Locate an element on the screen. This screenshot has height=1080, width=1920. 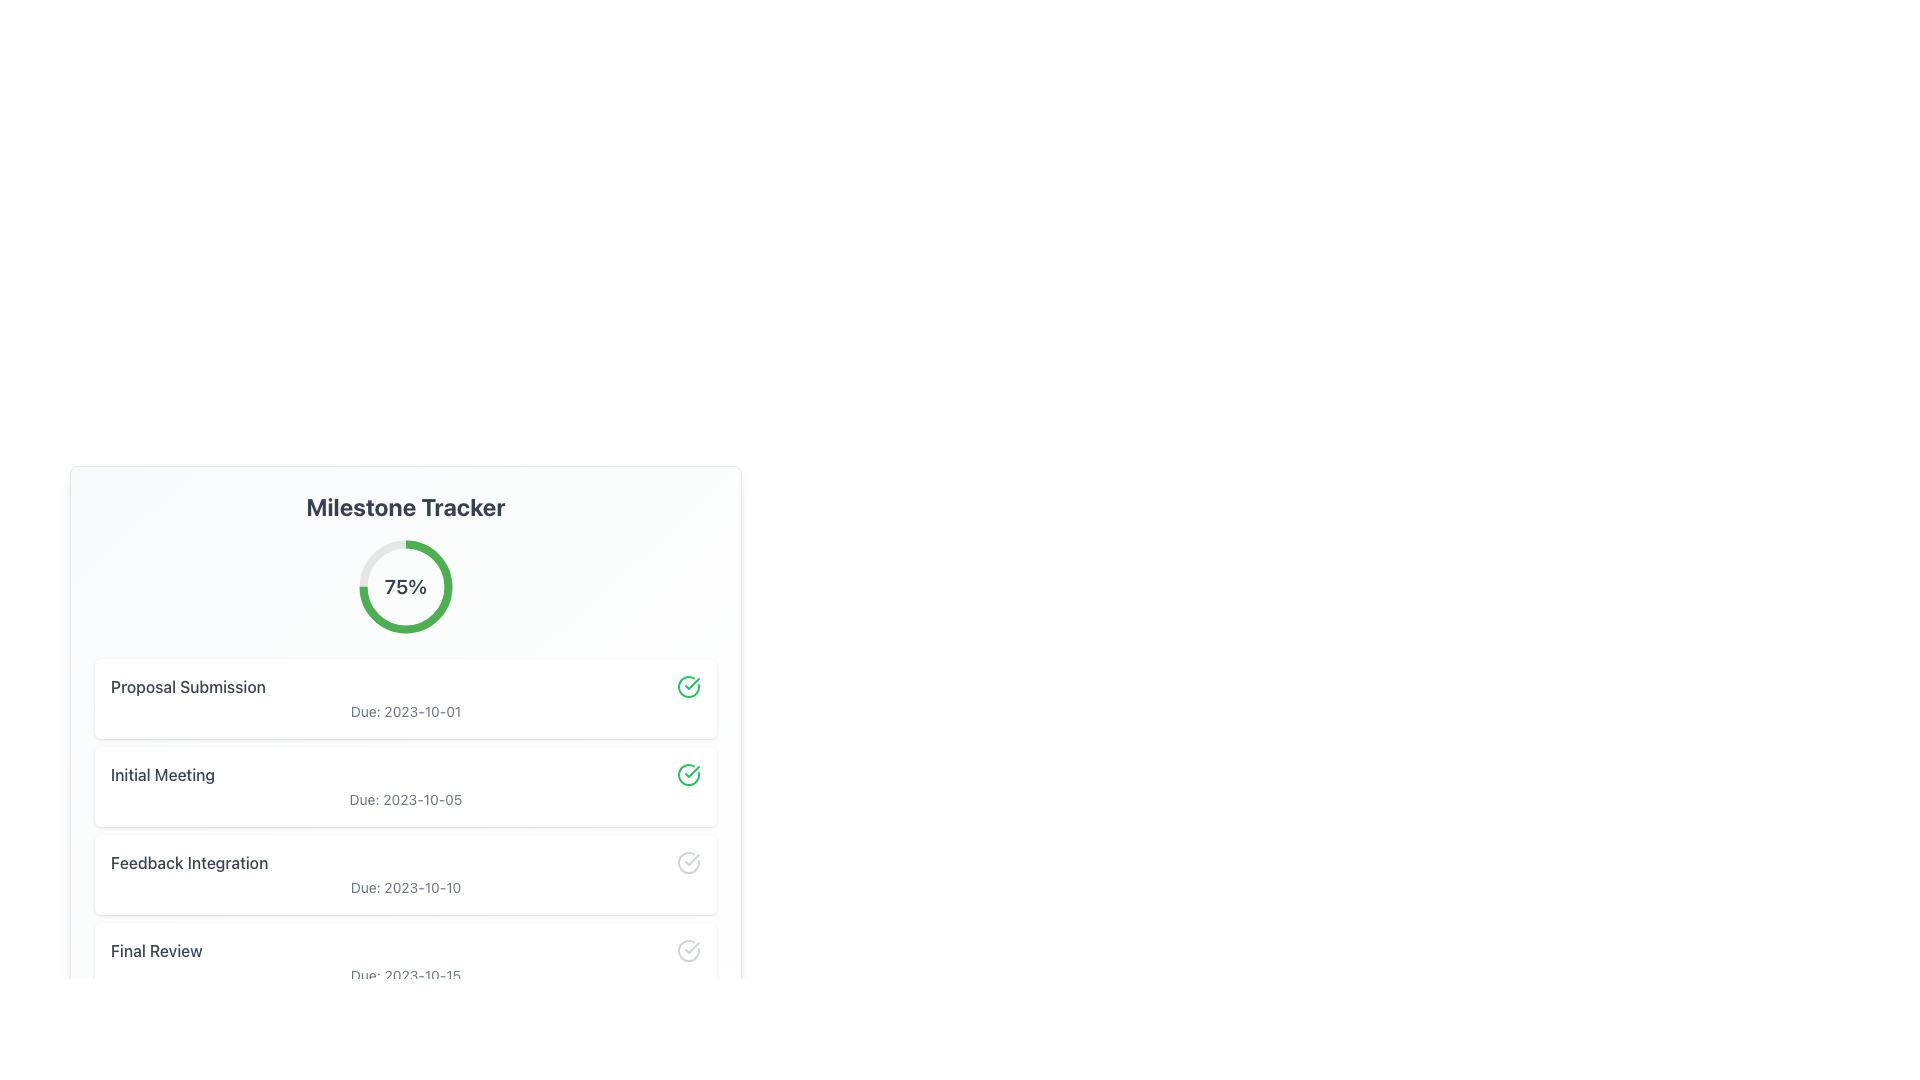
the second checkmark icon indicating the successful completion of the 'Initial Meeting' milestone is located at coordinates (692, 770).